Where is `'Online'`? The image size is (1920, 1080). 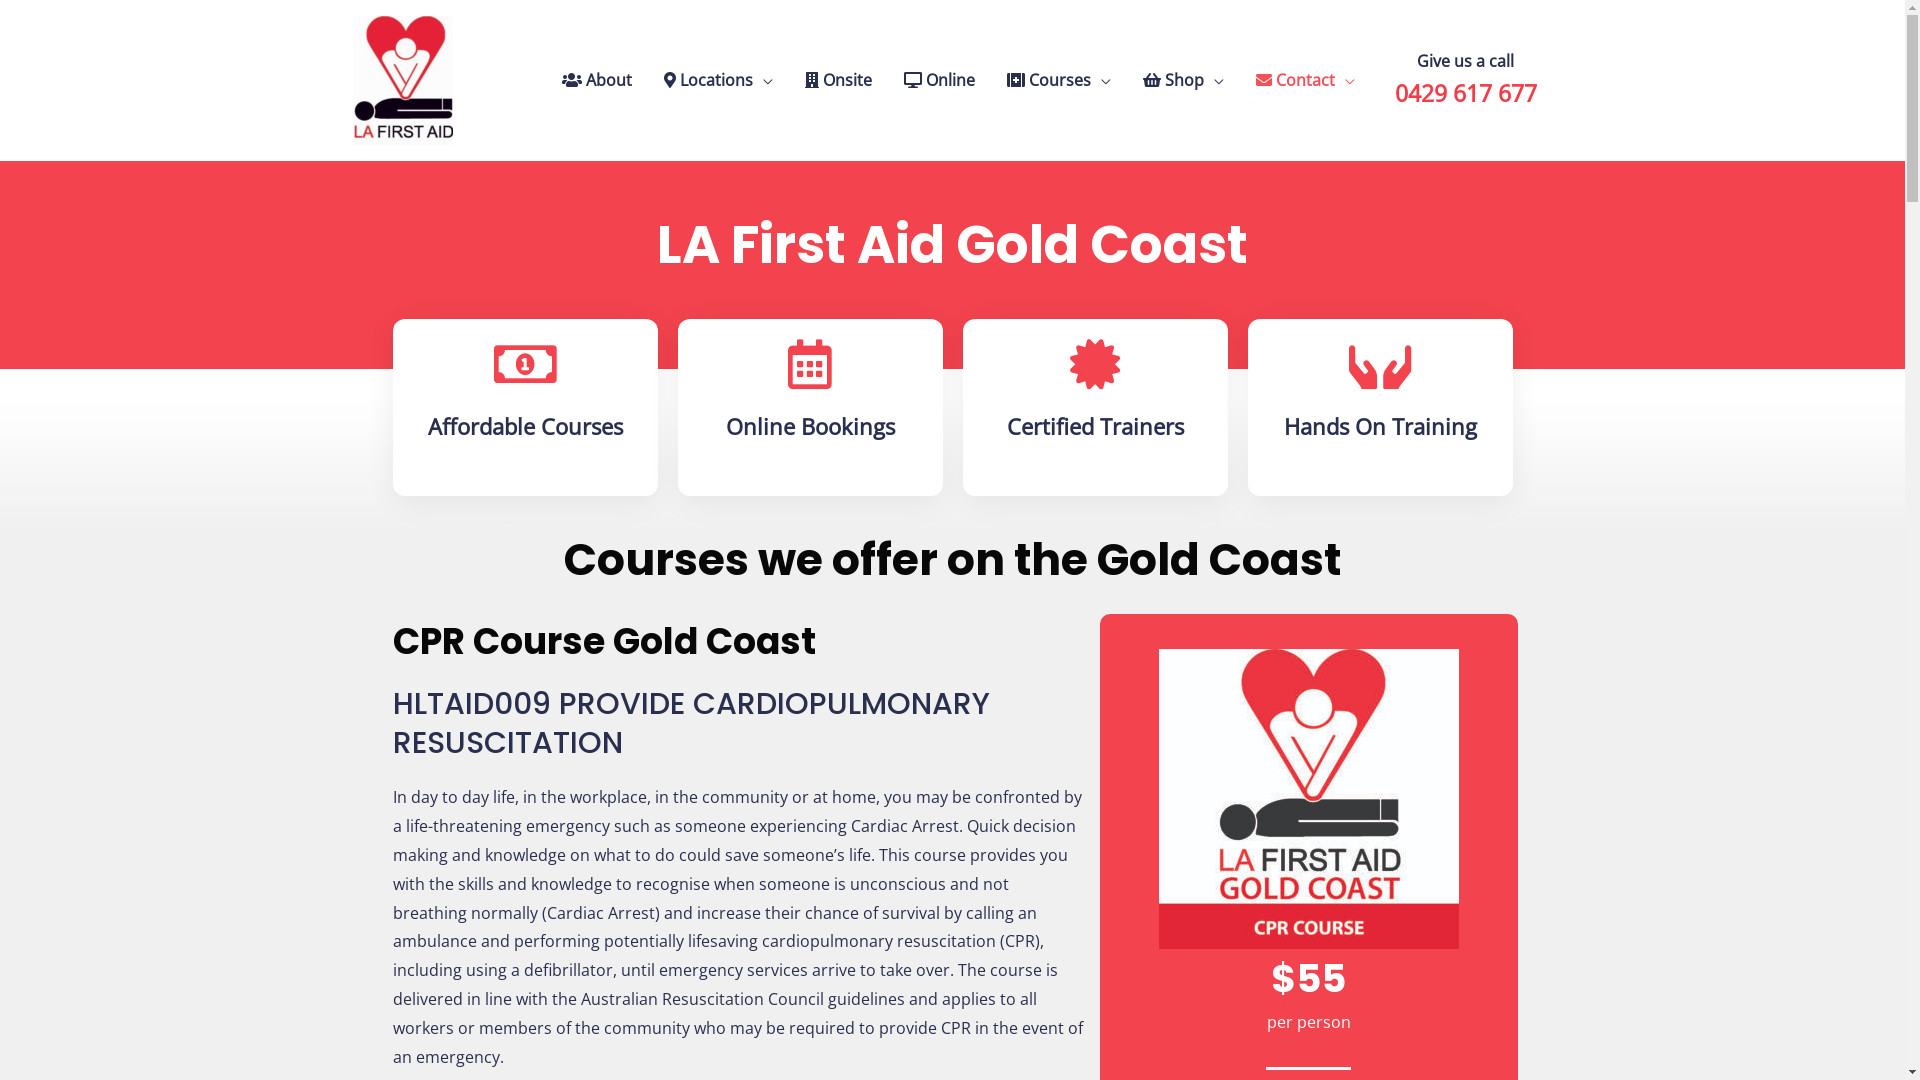 'Online' is located at coordinates (938, 79).